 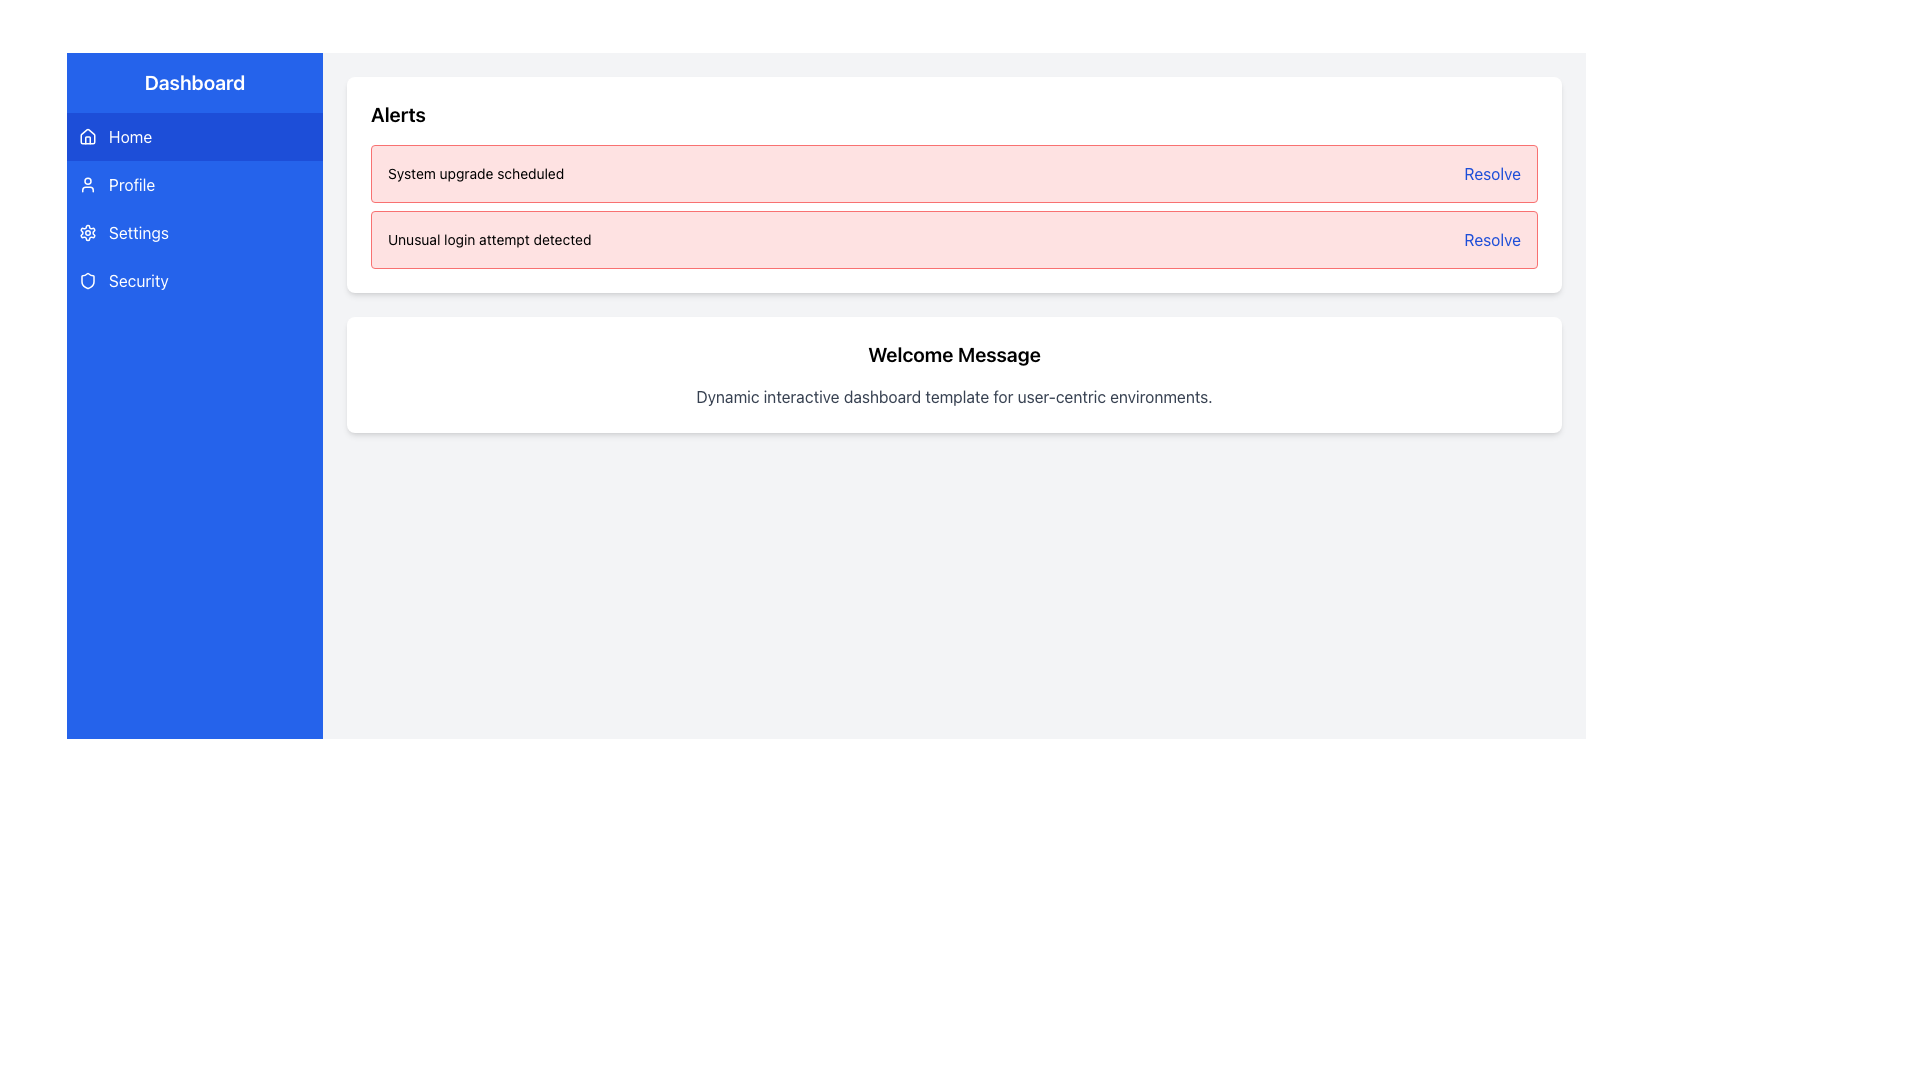 What do you see at coordinates (131, 185) in the screenshot?
I see `the Text label in the vertical navigation menu` at bounding box center [131, 185].